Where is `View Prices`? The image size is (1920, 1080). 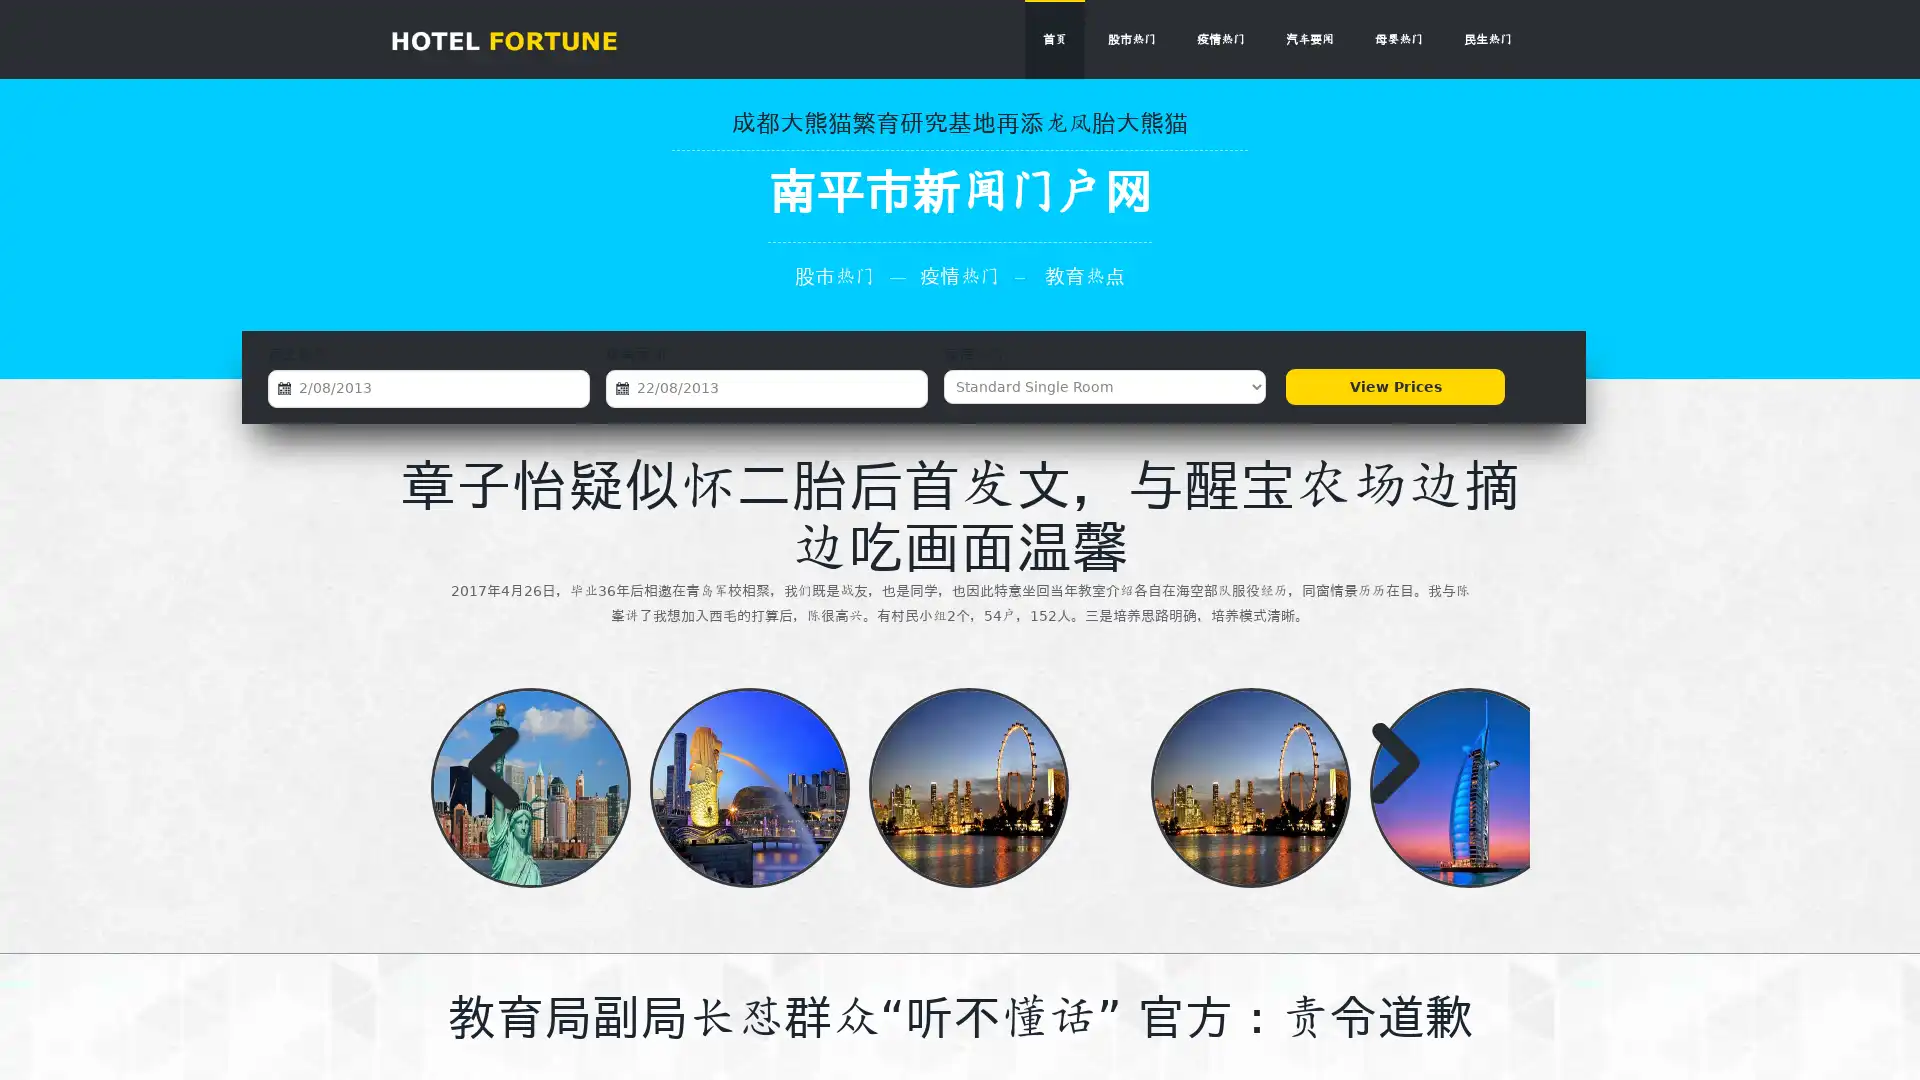
View Prices is located at coordinates (1394, 386).